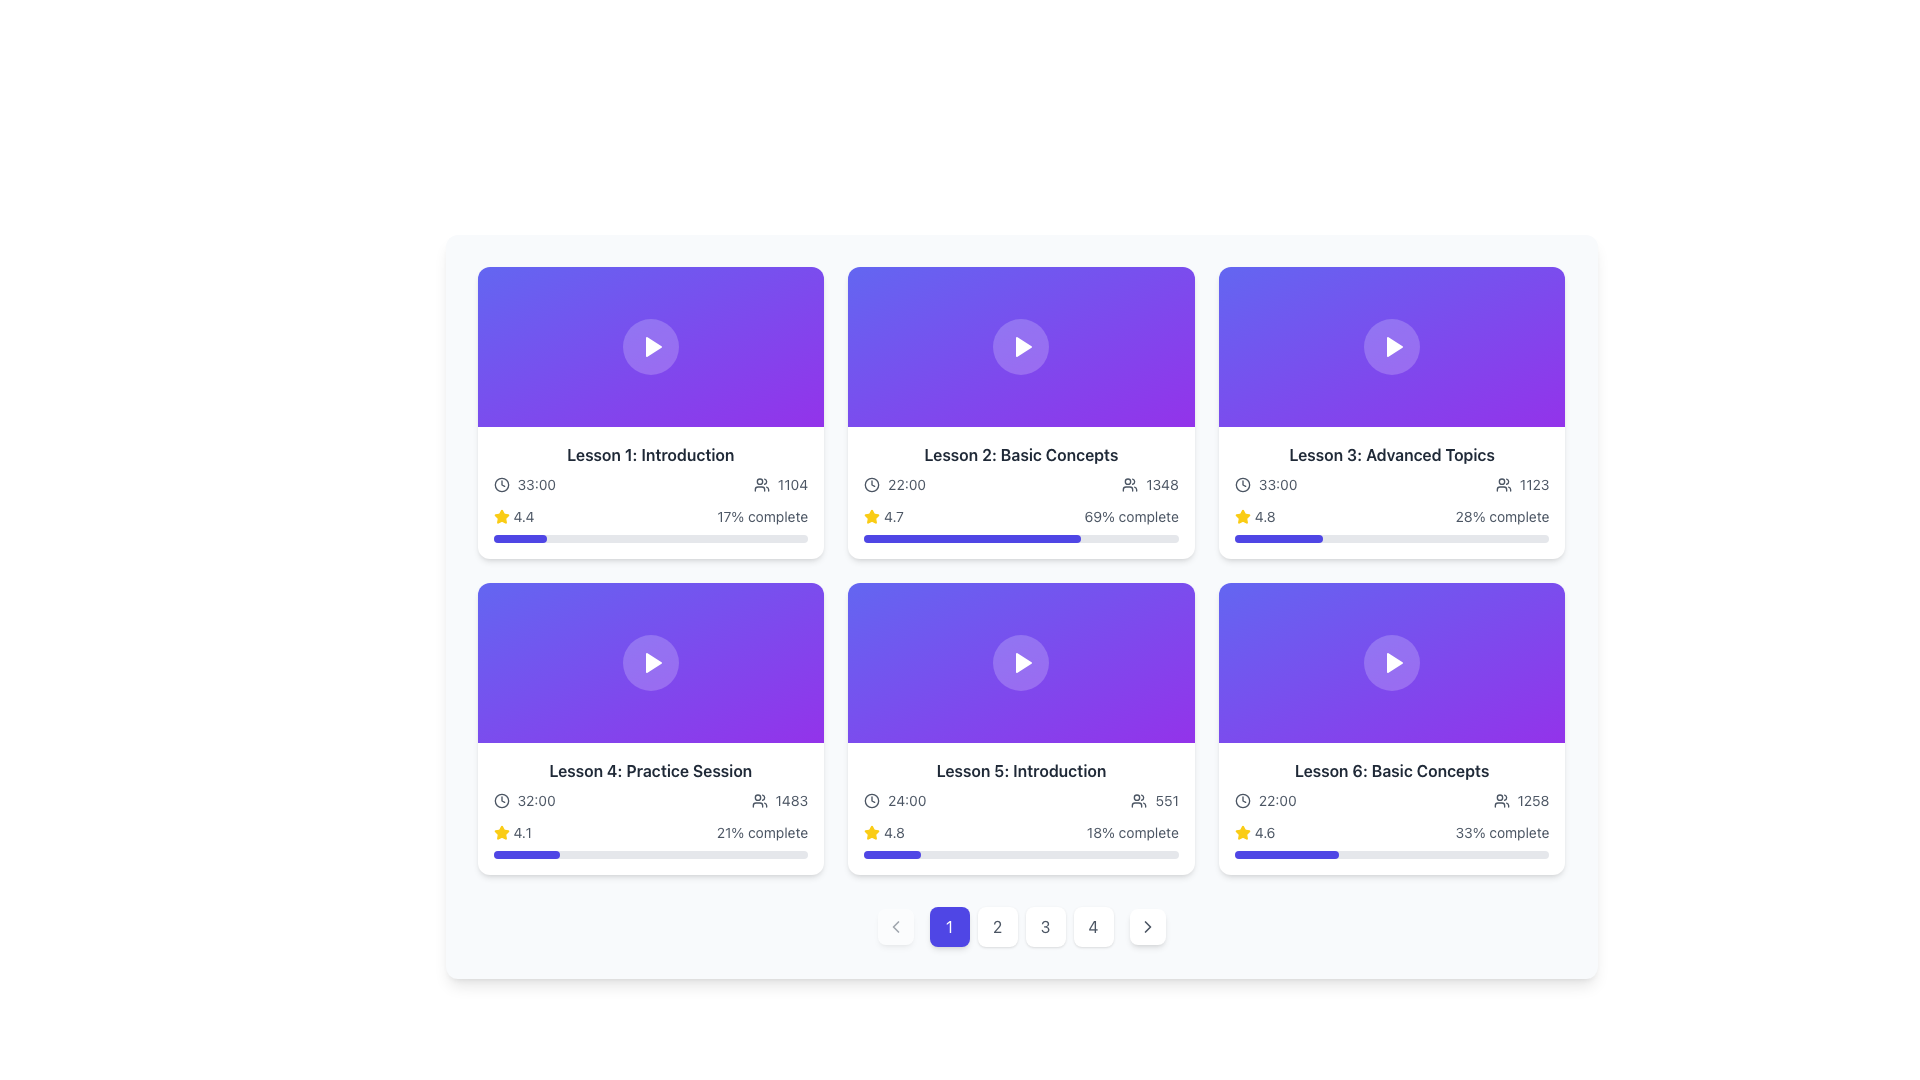 The height and width of the screenshot is (1080, 1920). I want to click on the play button located in the 'Lesson 2: Basic Concepts' card, so click(1021, 346).